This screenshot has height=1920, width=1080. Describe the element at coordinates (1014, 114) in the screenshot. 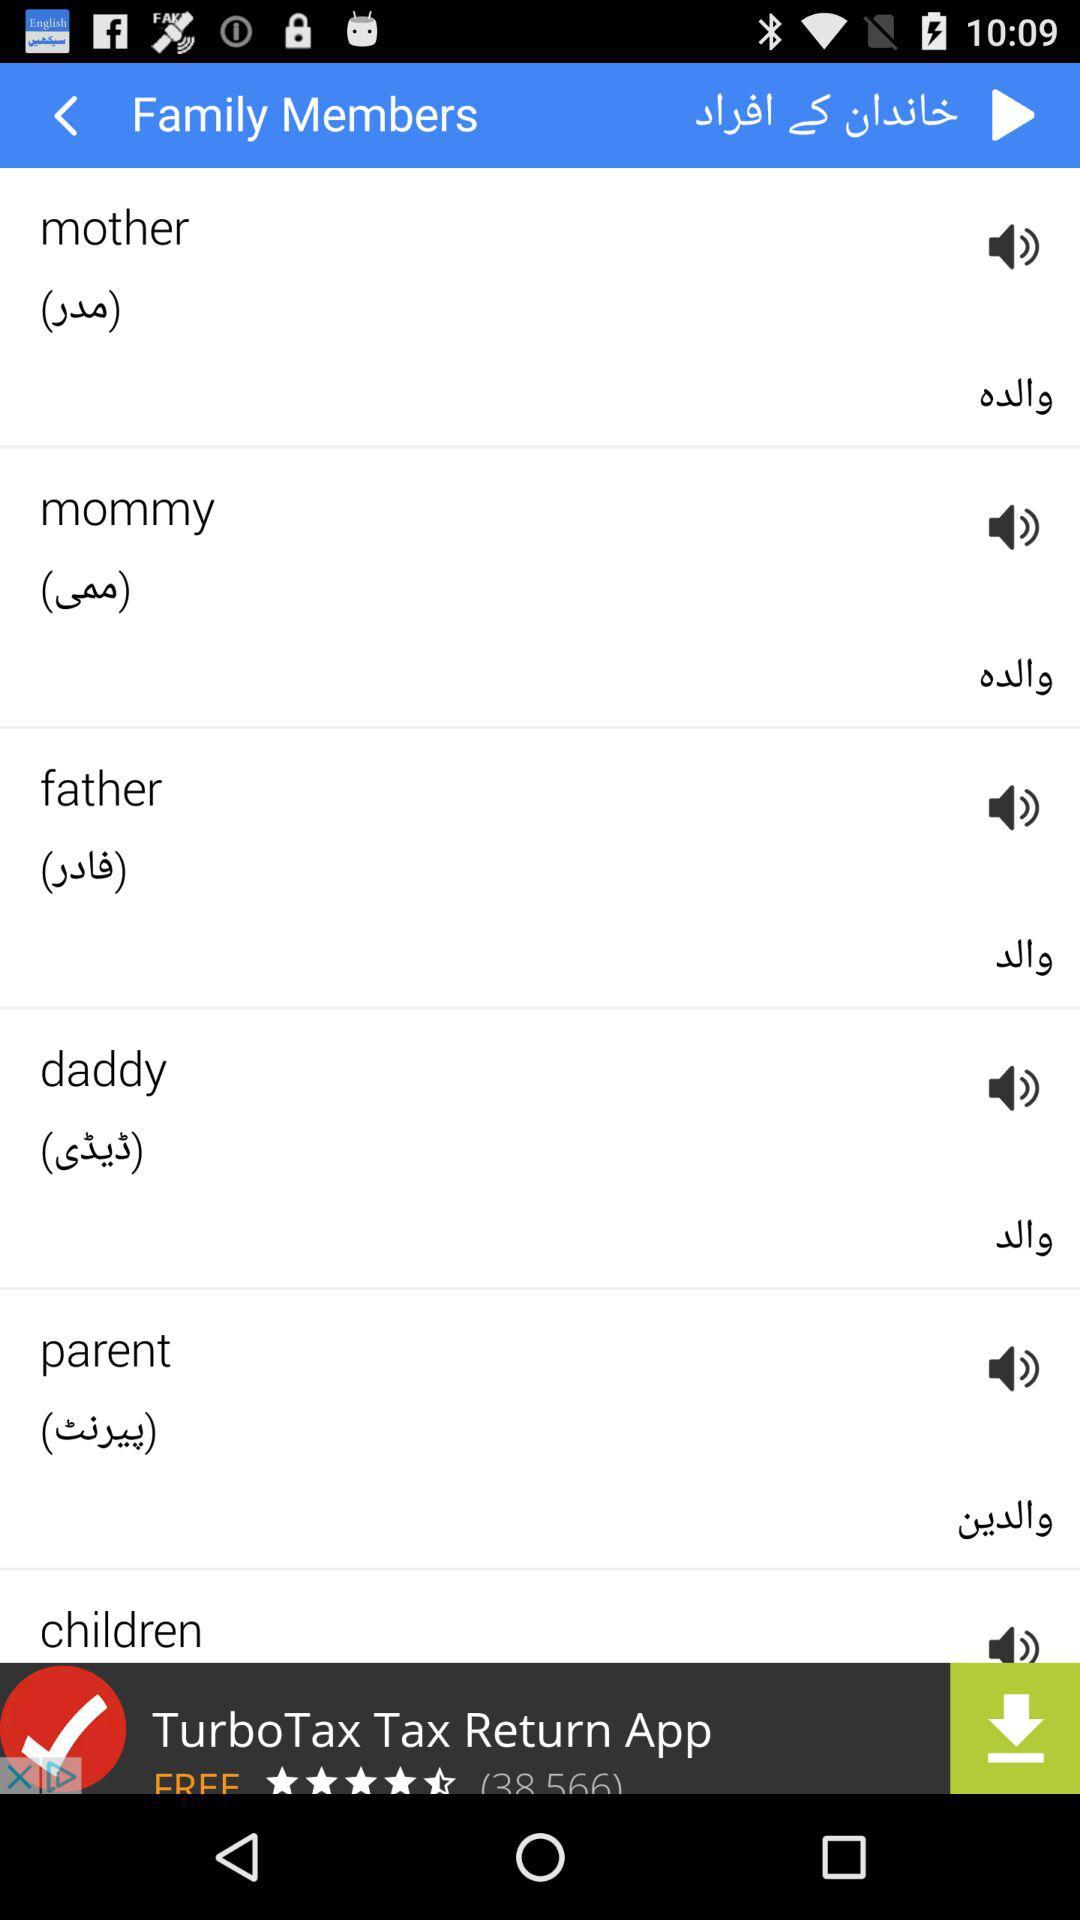

I see `the play` at that location.